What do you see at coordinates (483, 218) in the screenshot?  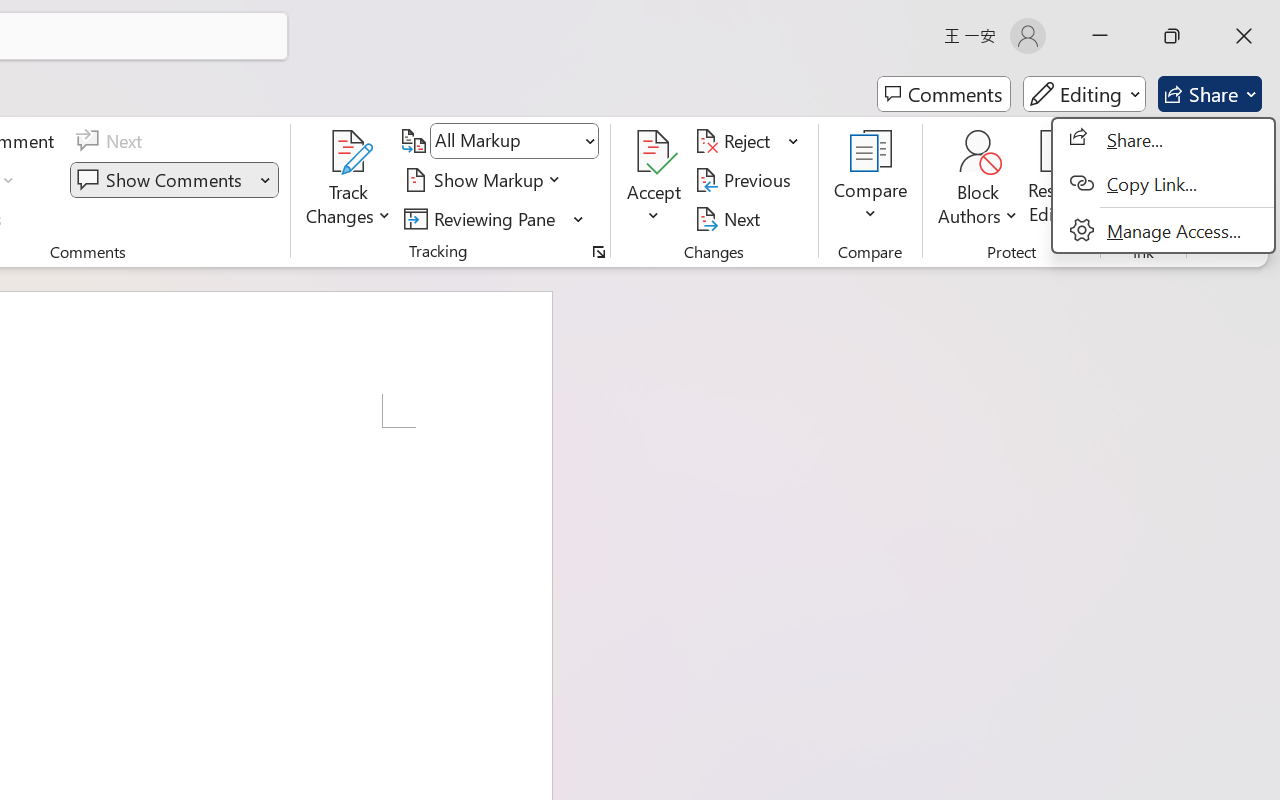 I see `'Reviewing Pane'` at bounding box center [483, 218].